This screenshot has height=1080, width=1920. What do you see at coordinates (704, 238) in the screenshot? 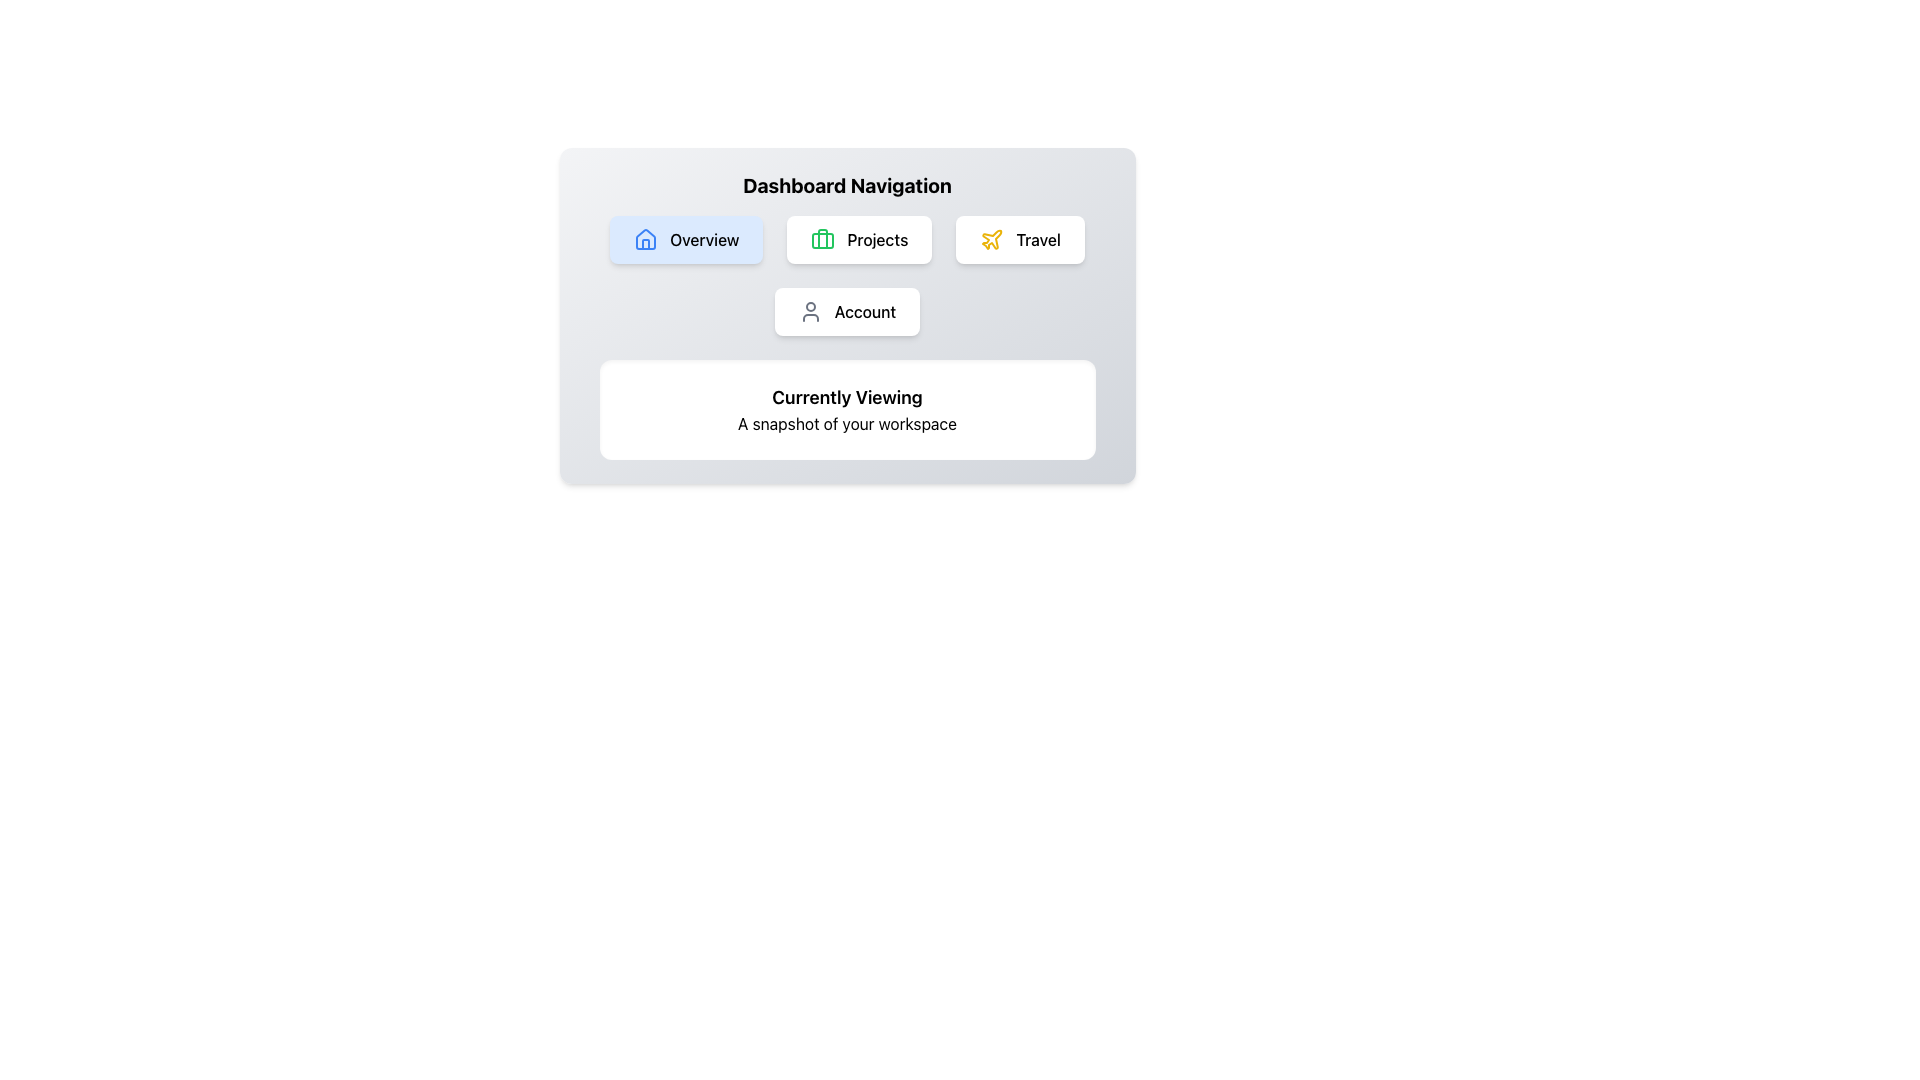
I see `the 'Overview' text label, which is the textual part of the first button in the navigation row, styled in dark text on a light blue background, located next to a house icon` at bounding box center [704, 238].